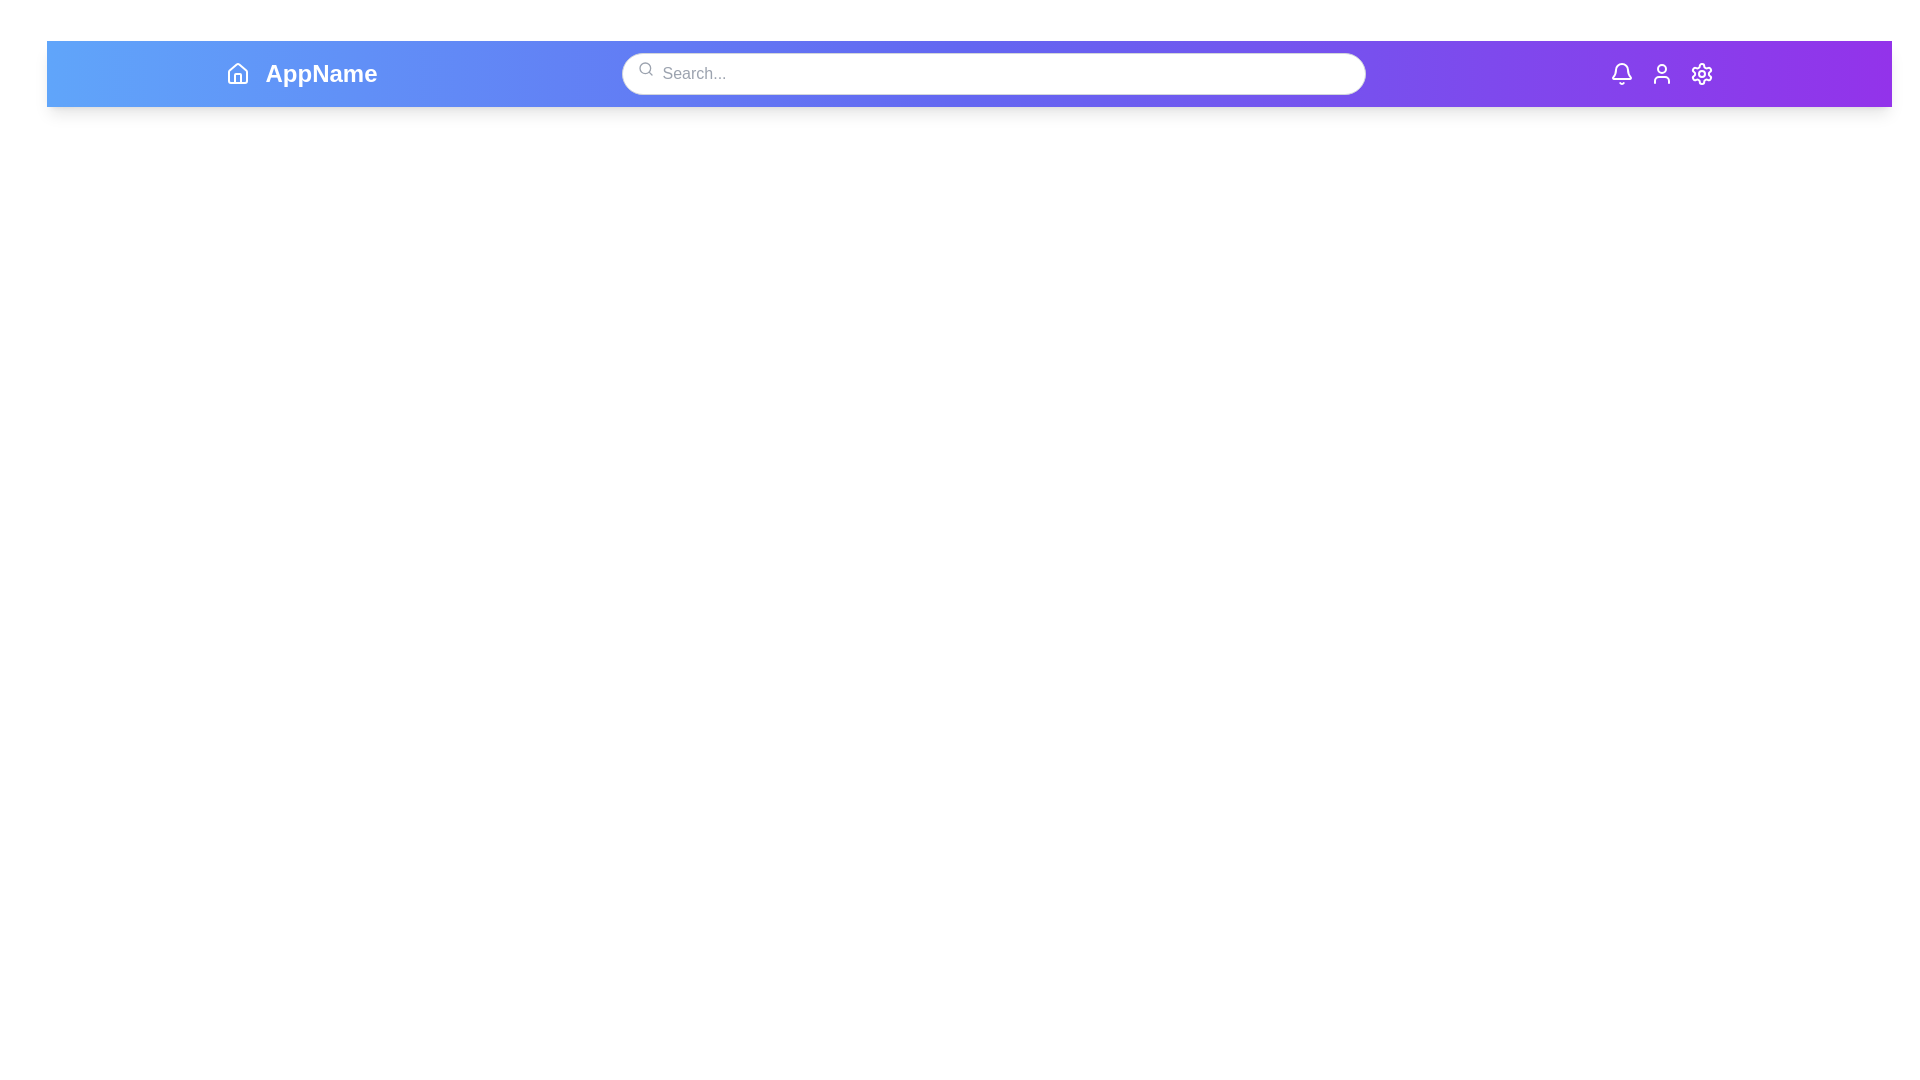 The image size is (1920, 1080). Describe the element at coordinates (1621, 72) in the screenshot. I see `the Bell icon to navigate` at that location.